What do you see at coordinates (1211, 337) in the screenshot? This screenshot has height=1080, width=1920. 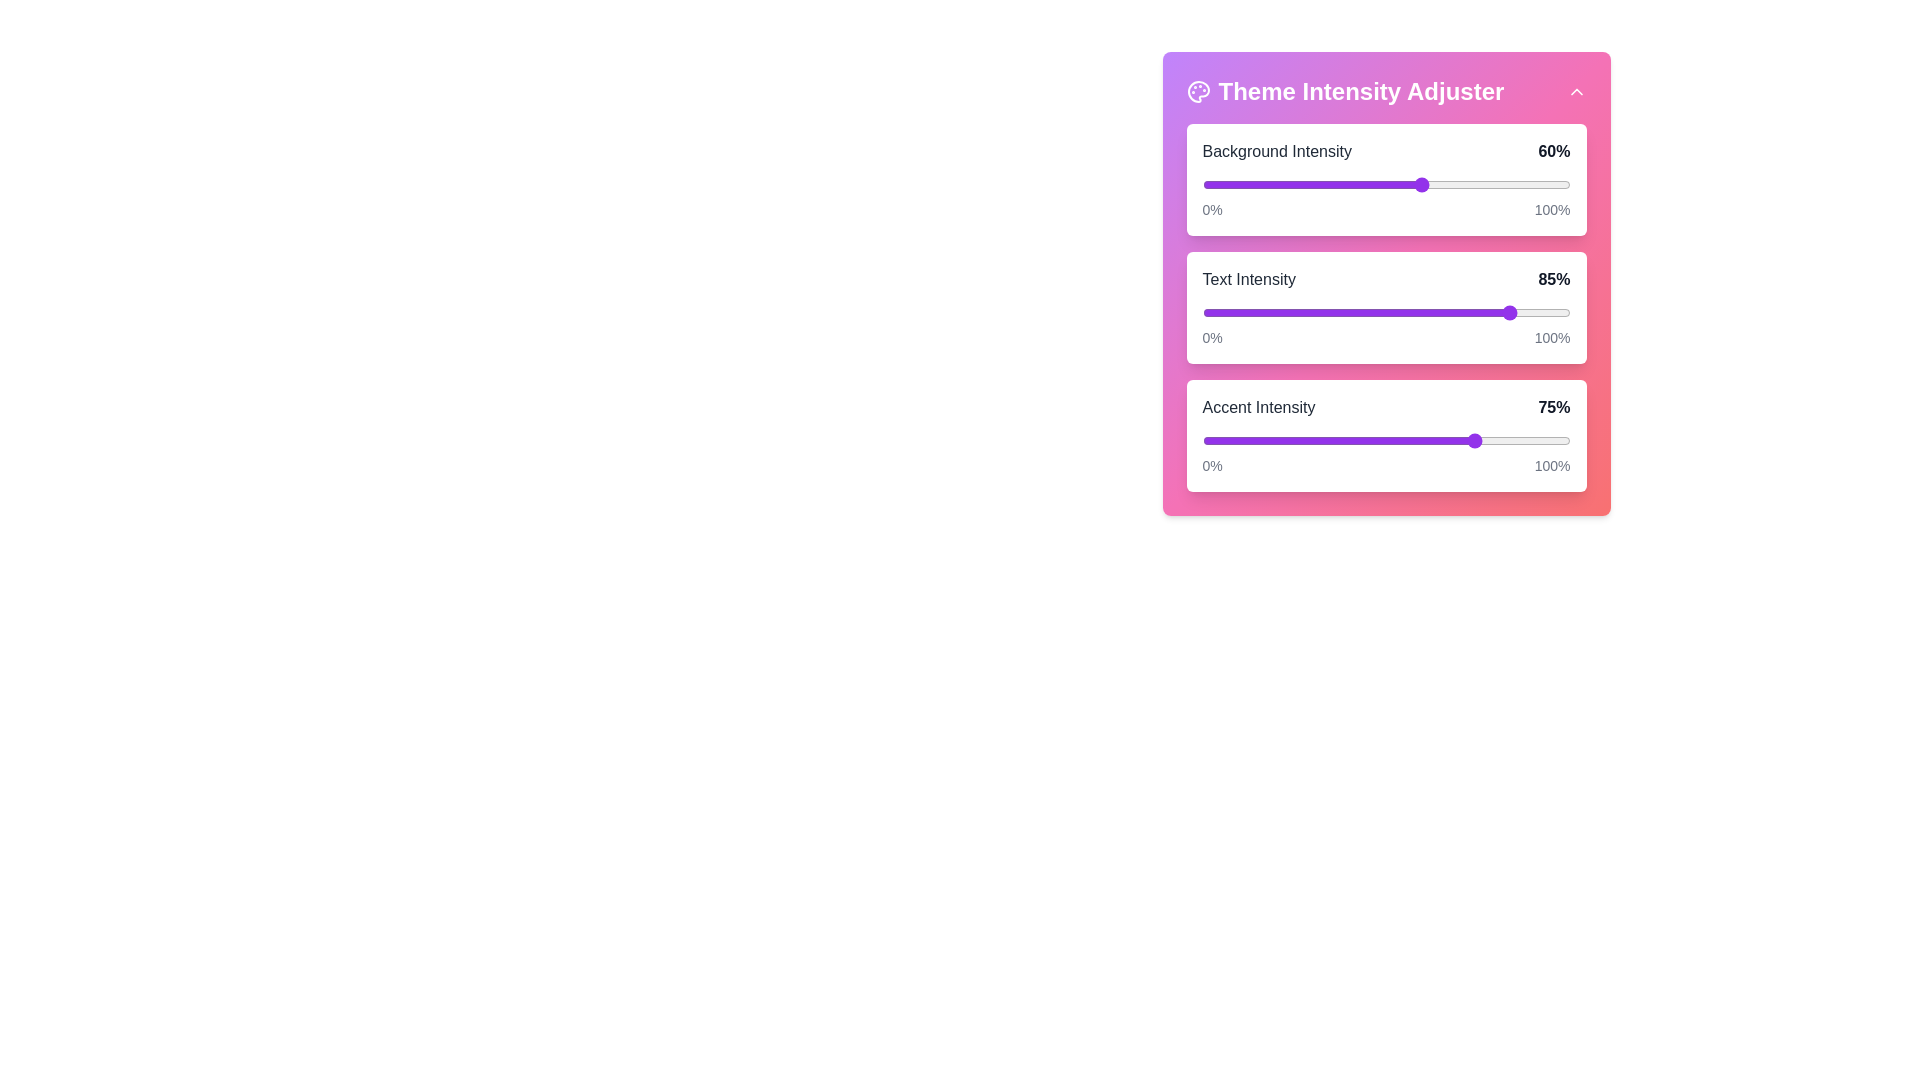 I see `the label displaying '0%' which is styled in a small gray font and positioned to the left of the slider bar for adjusting intensity values` at bounding box center [1211, 337].